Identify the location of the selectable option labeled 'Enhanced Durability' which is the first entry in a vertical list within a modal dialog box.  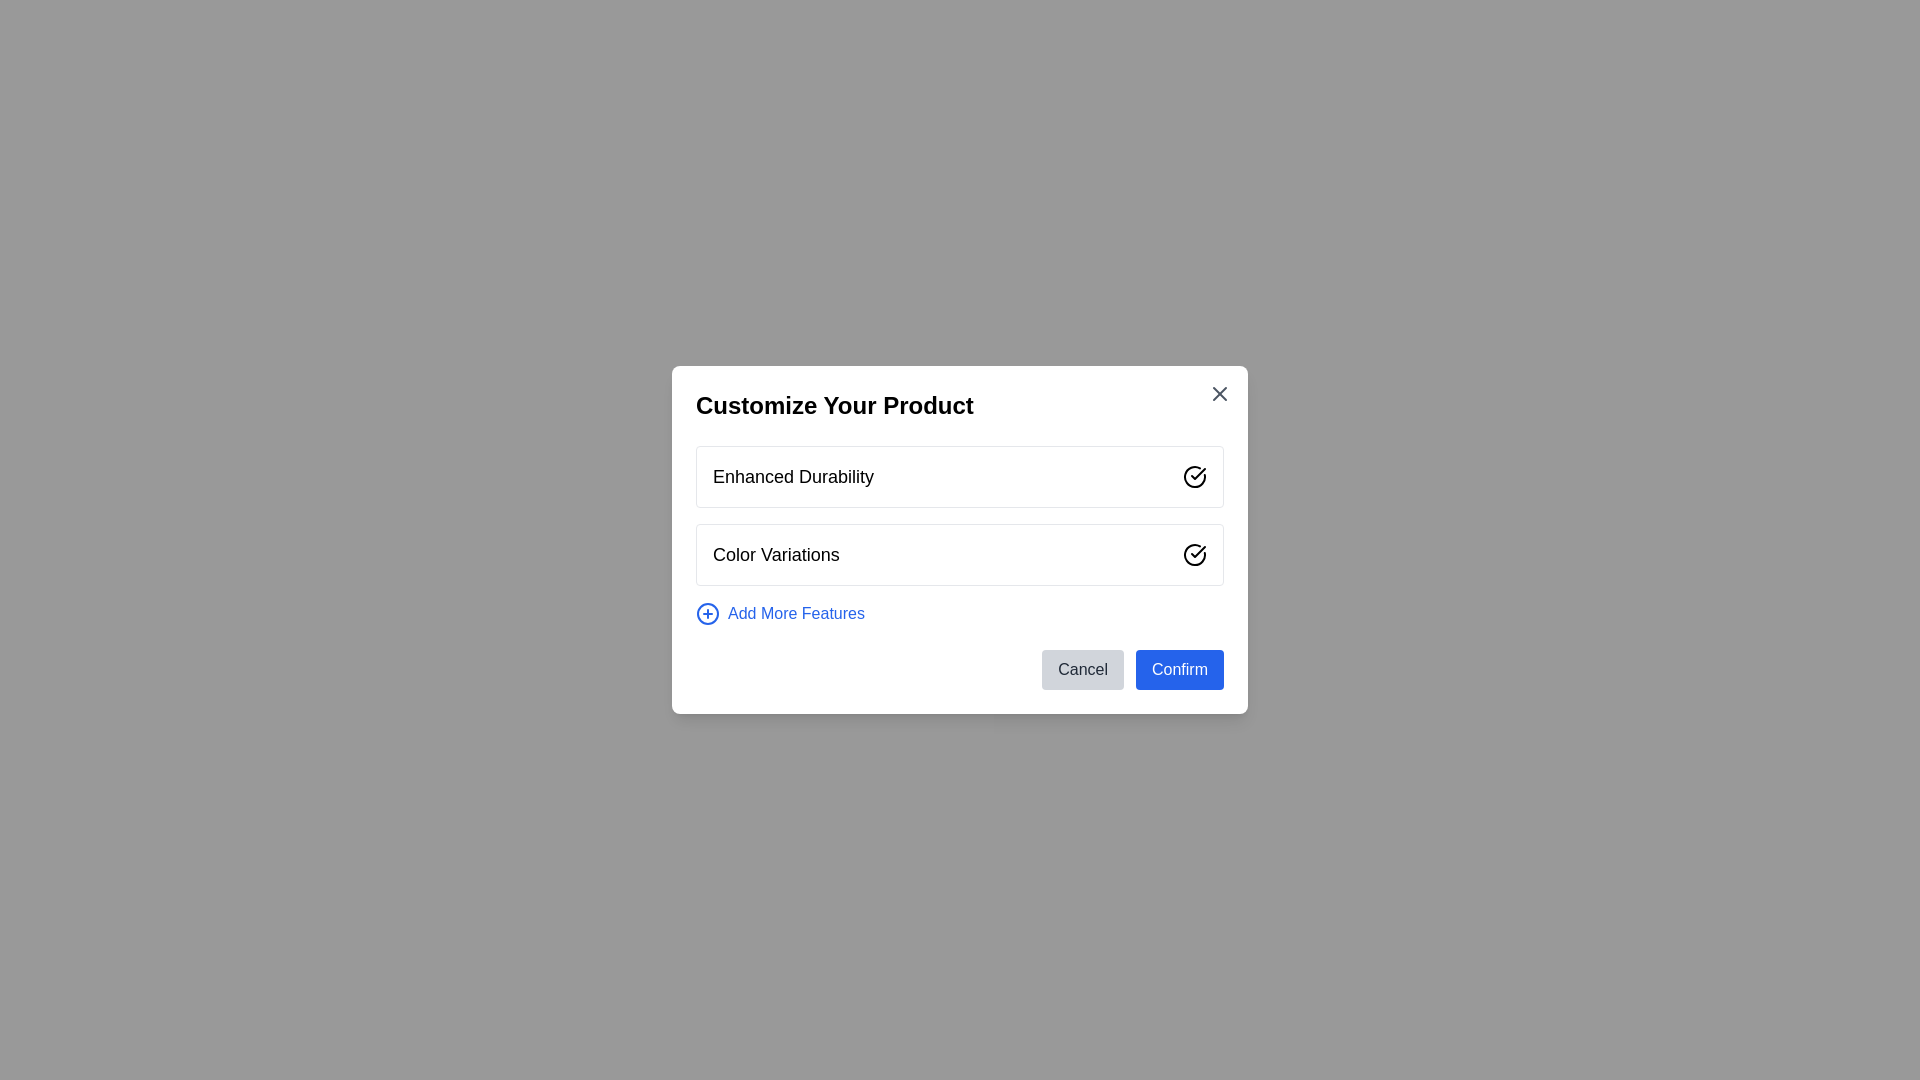
(960, 477).